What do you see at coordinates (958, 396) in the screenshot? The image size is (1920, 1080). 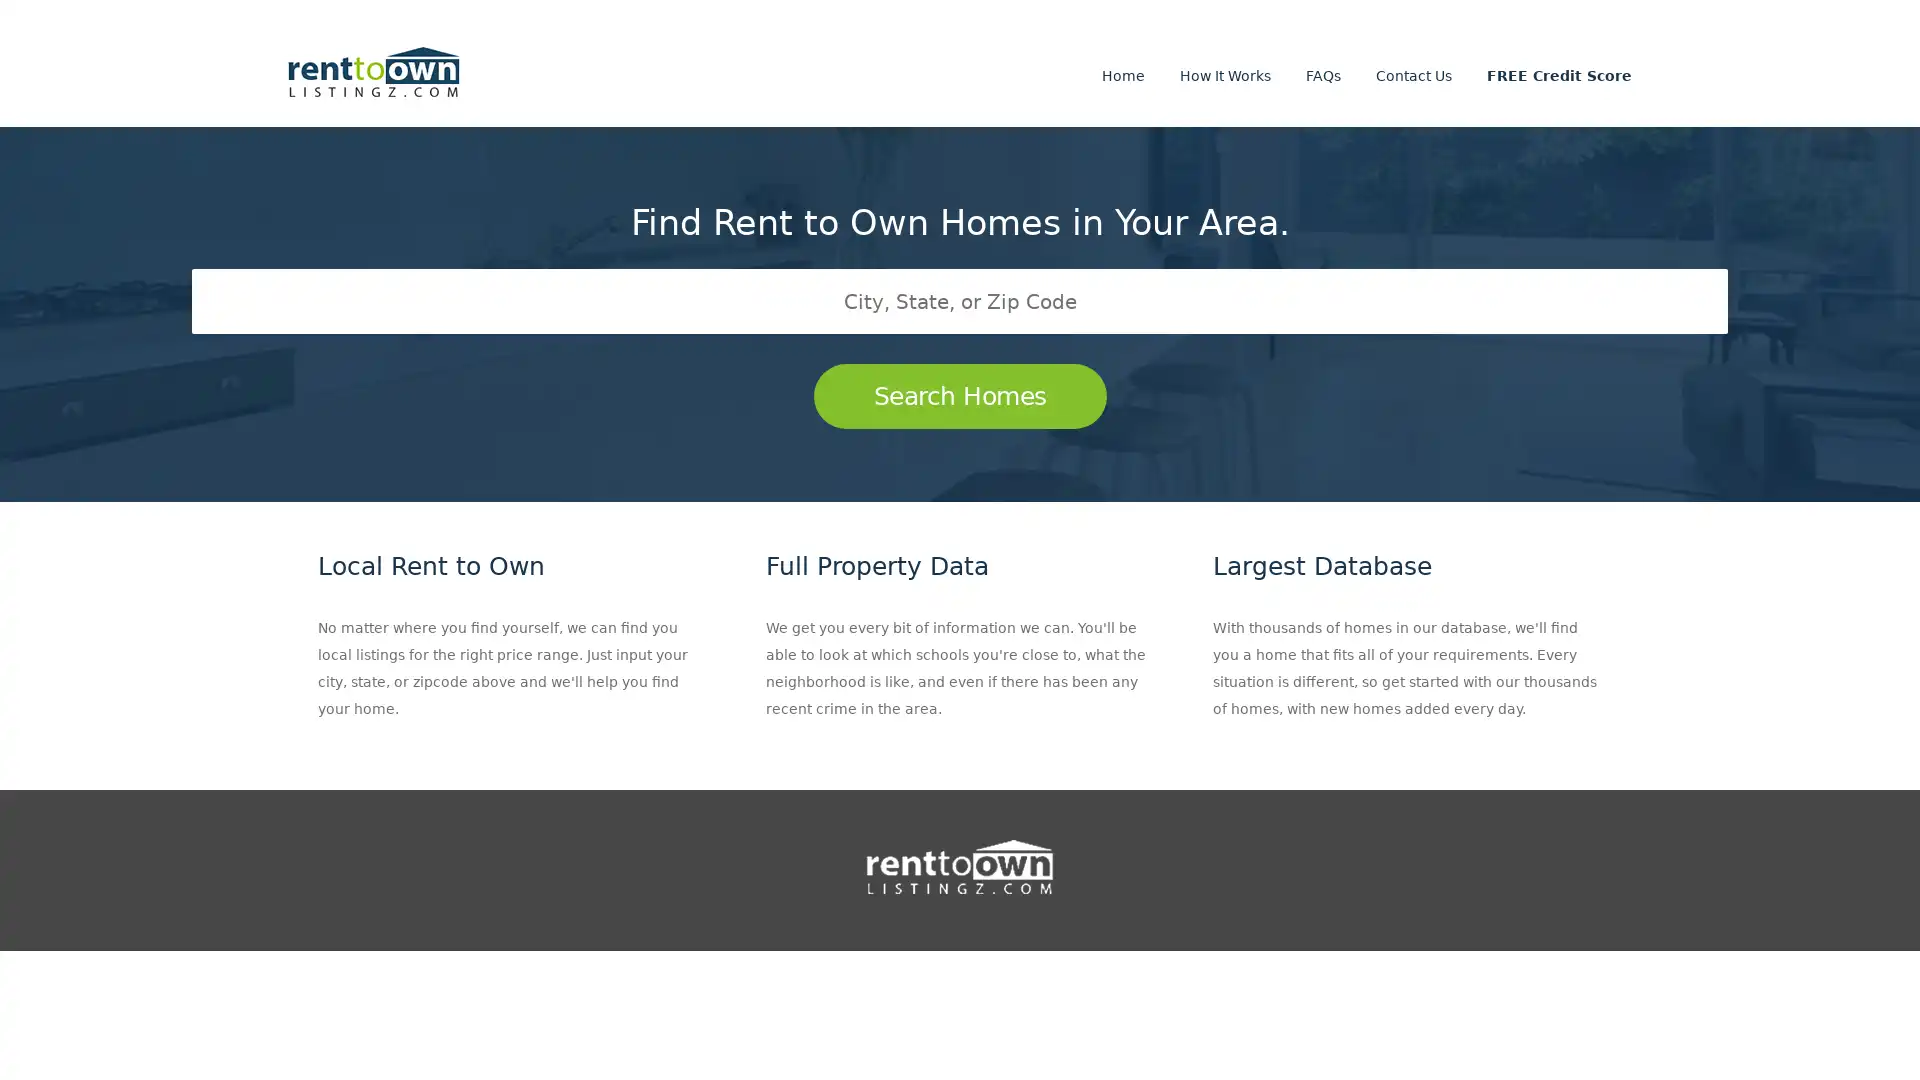 I see `Search Homes` at bounding box center [958, 396].